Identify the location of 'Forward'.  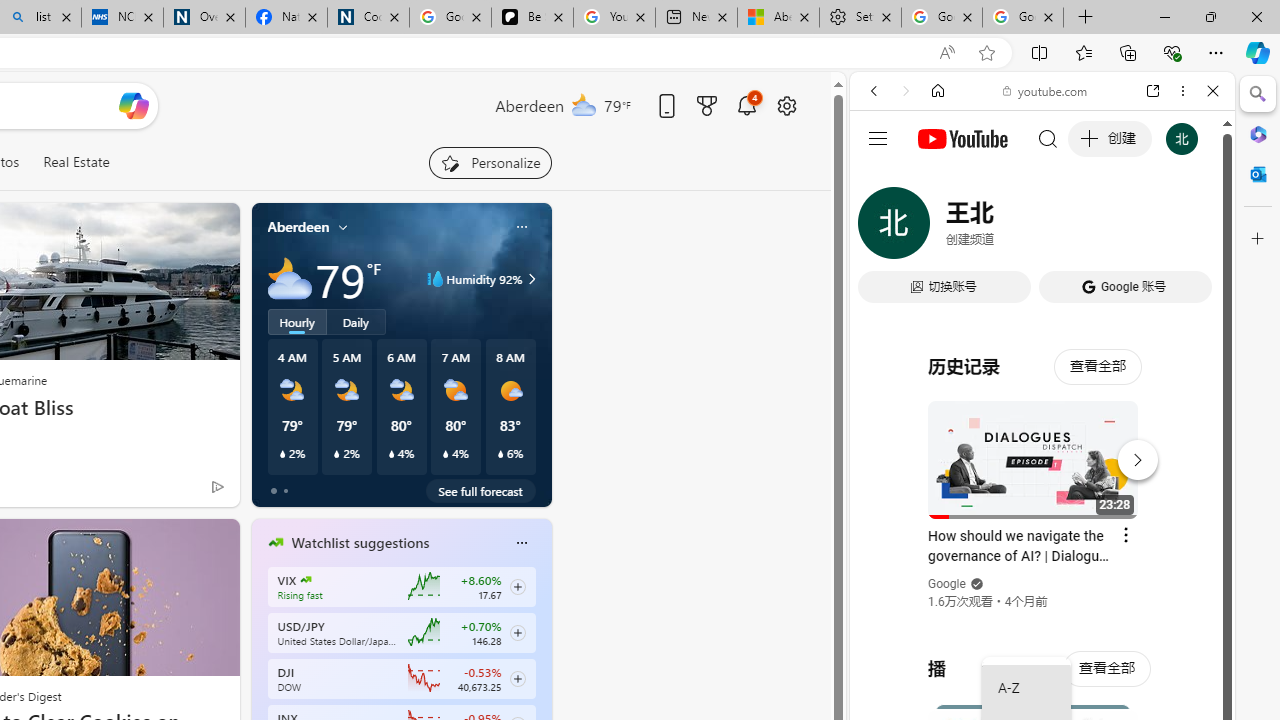
(905, 91).